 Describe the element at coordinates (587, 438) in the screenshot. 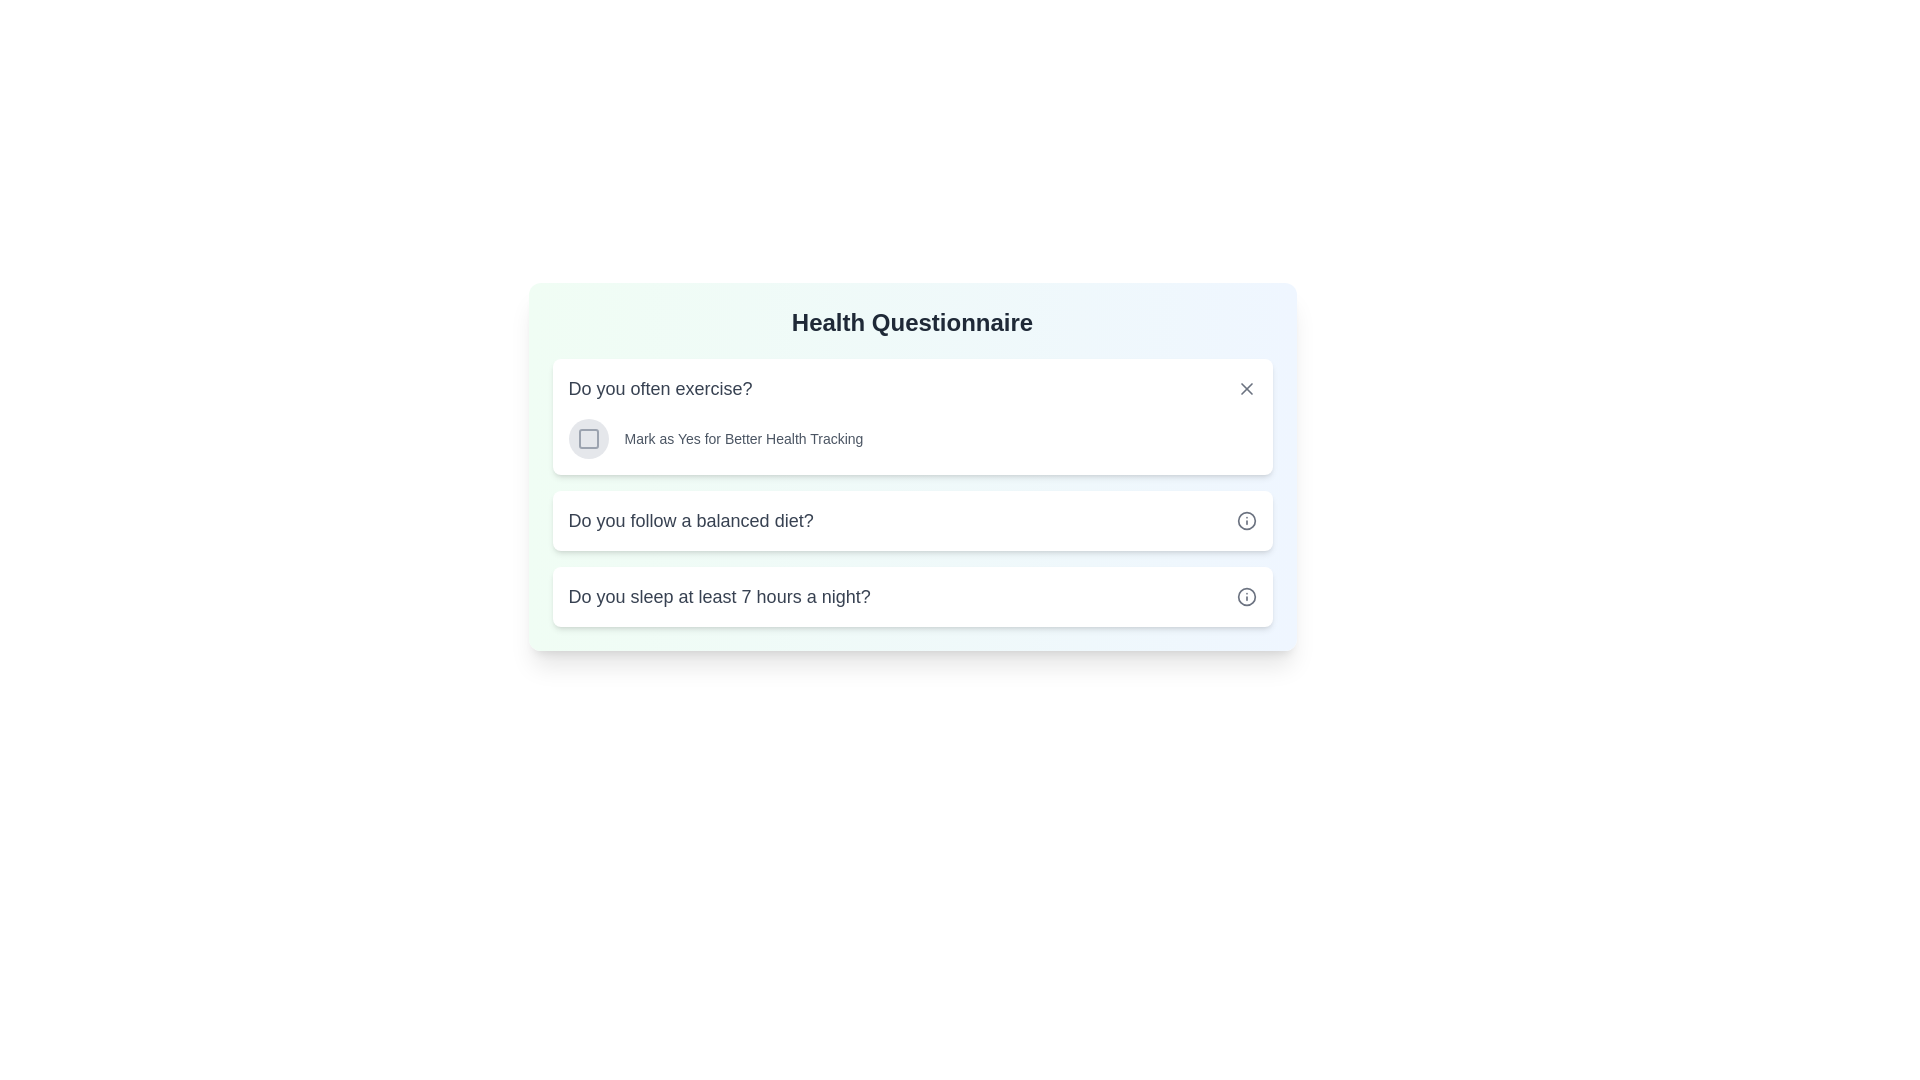

I see `the icon/button located to the left of the text 'Mark as Yes for Better Health Tracking' in the first item of the list` at that location.